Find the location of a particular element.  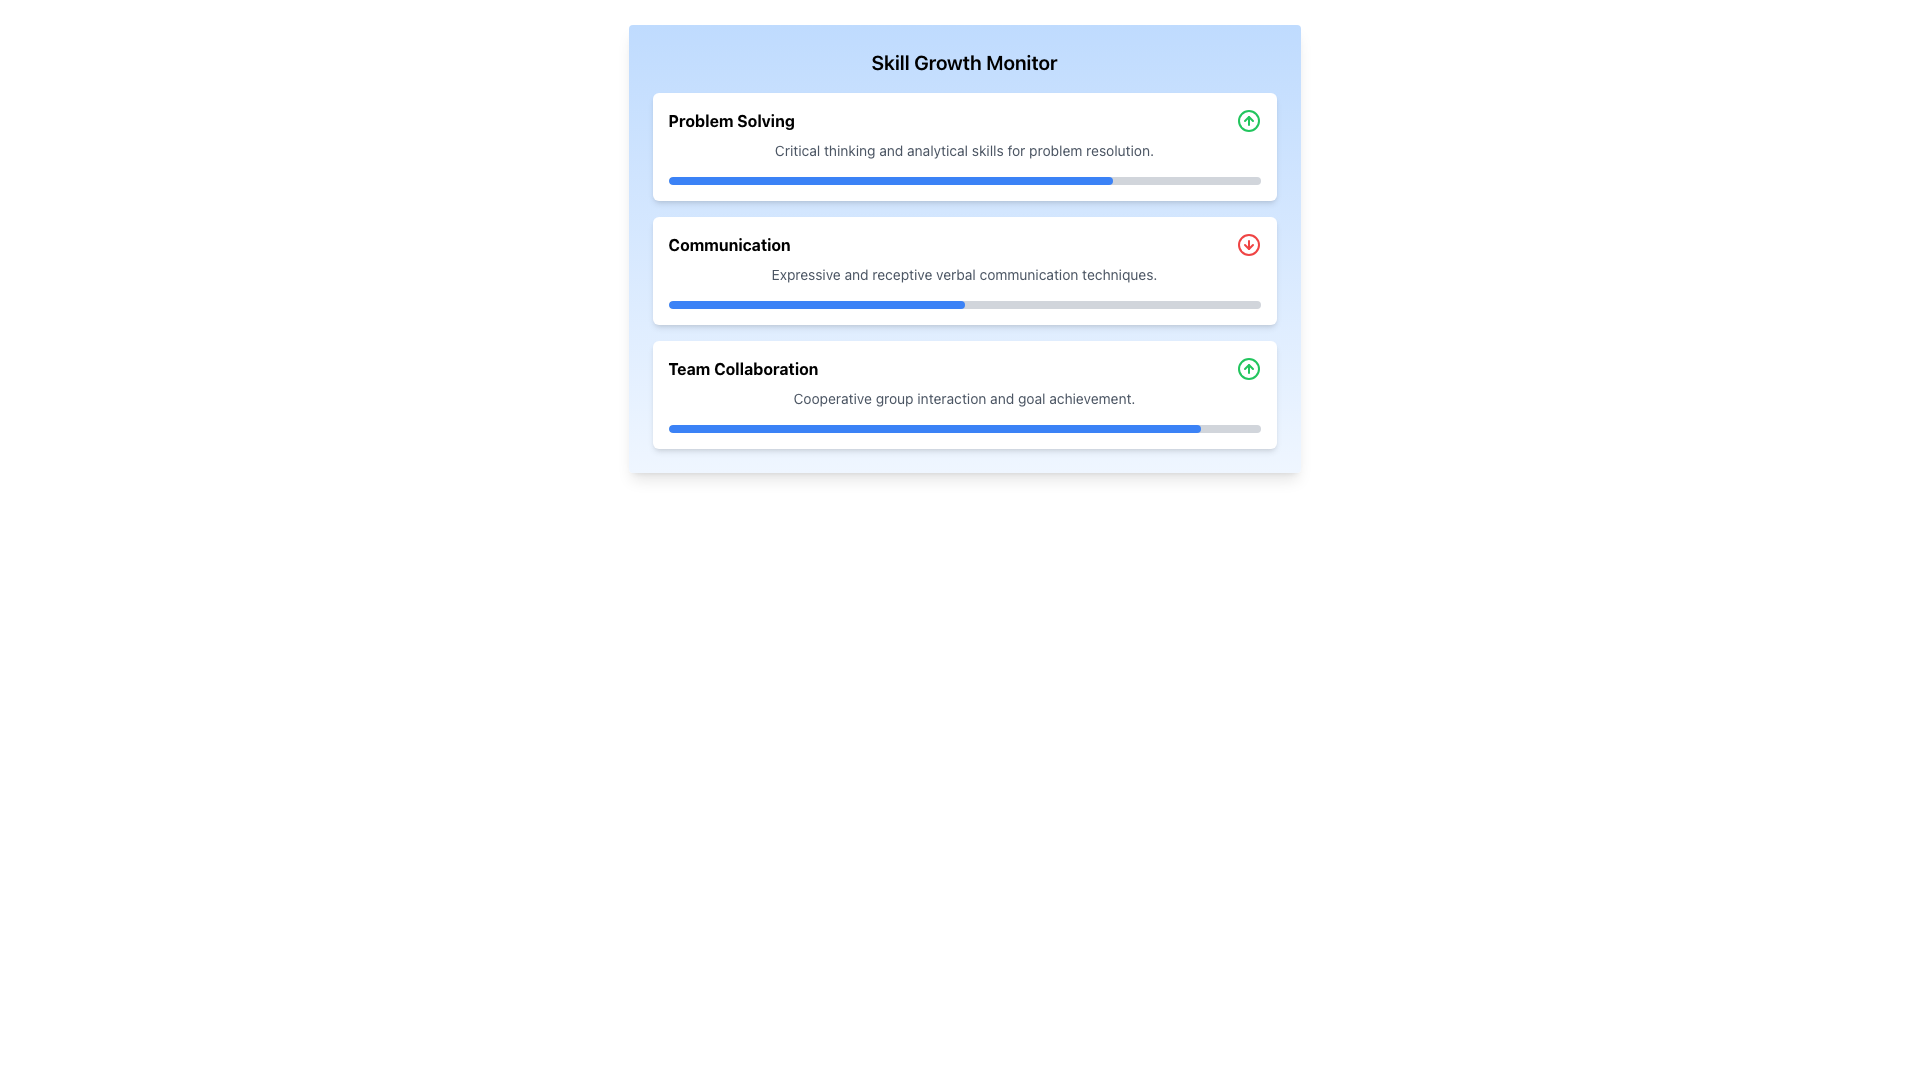

the Progress Bar located at the bottom of the 'Team Collaboration' card in the 'Skill Growth Monitor' section to visually represent the ongoing activity progress is located at coordinates (964, 427).